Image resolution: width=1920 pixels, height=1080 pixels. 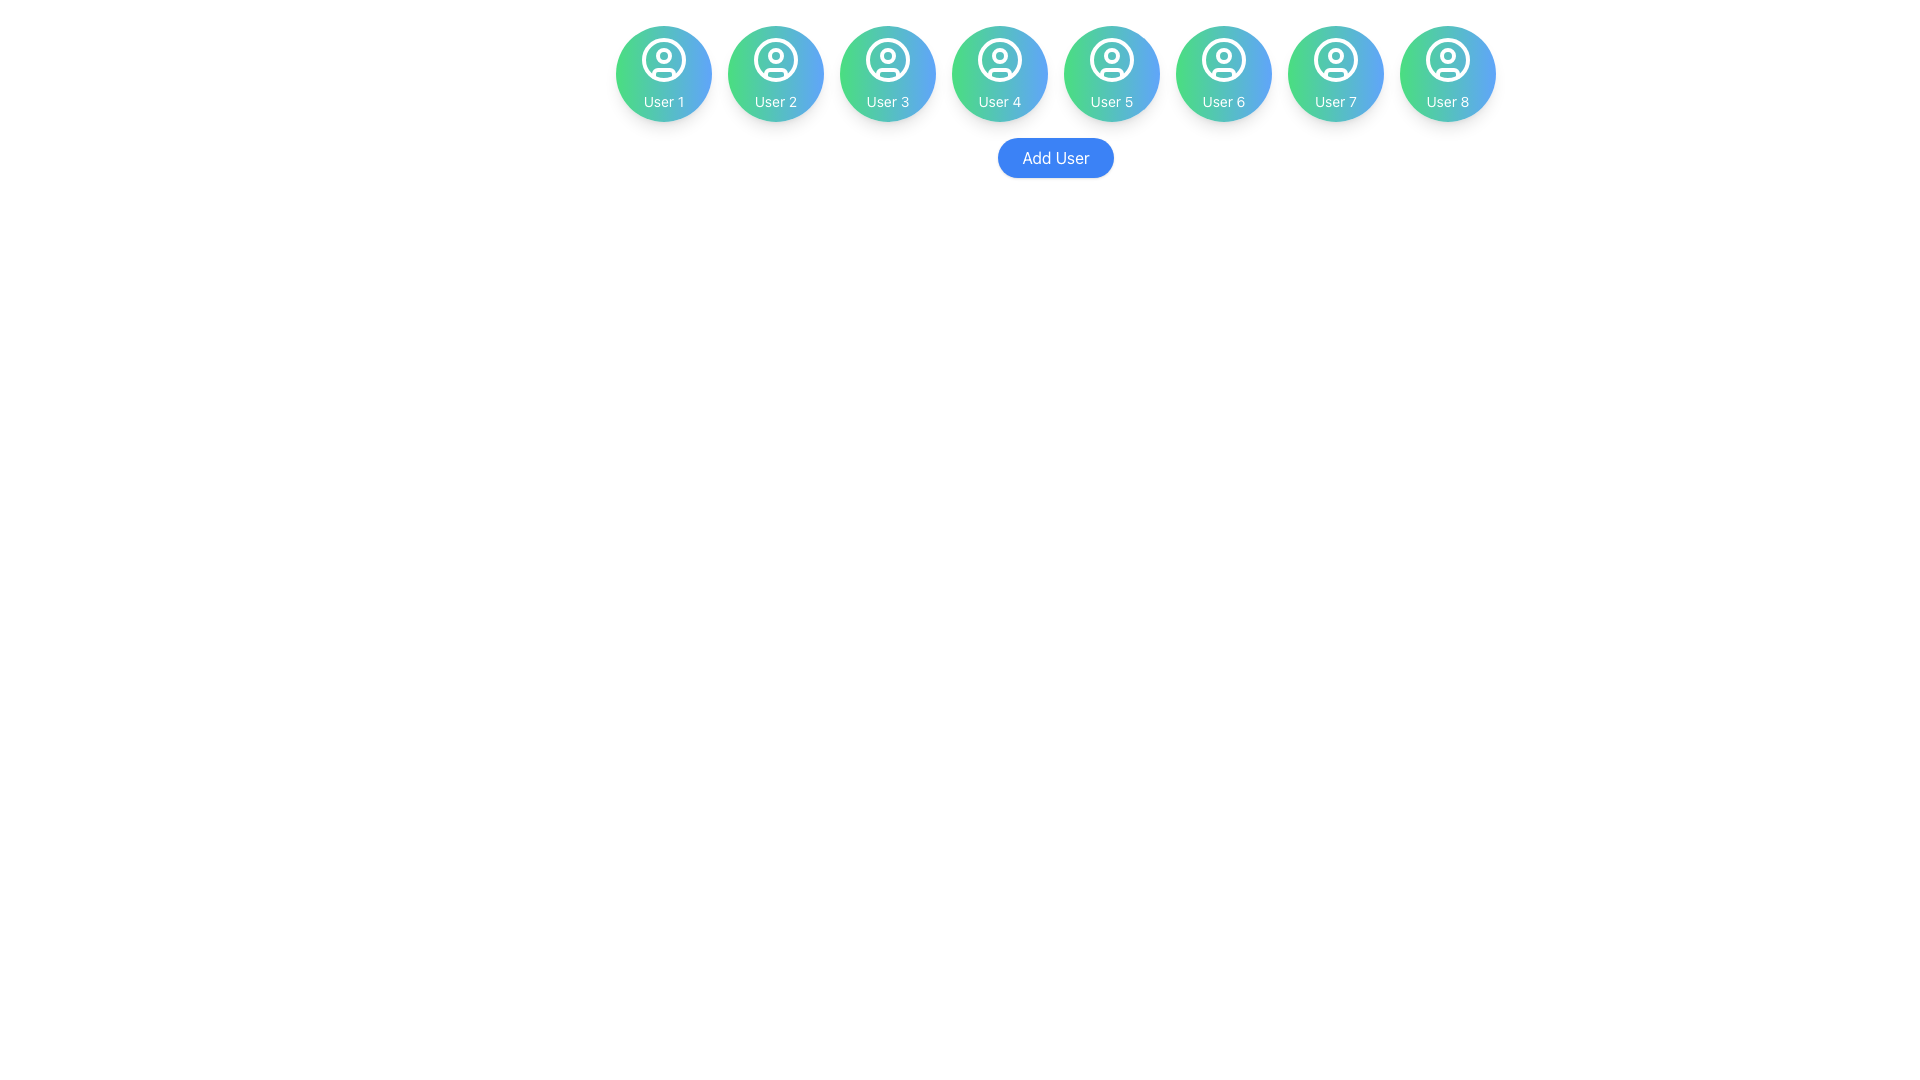 I want to click on the SVG circle graphic that forms the outermost boundary of the user profile icon for 'User 6', which is the sixth icon from the left, so click(x=1223, y=59).